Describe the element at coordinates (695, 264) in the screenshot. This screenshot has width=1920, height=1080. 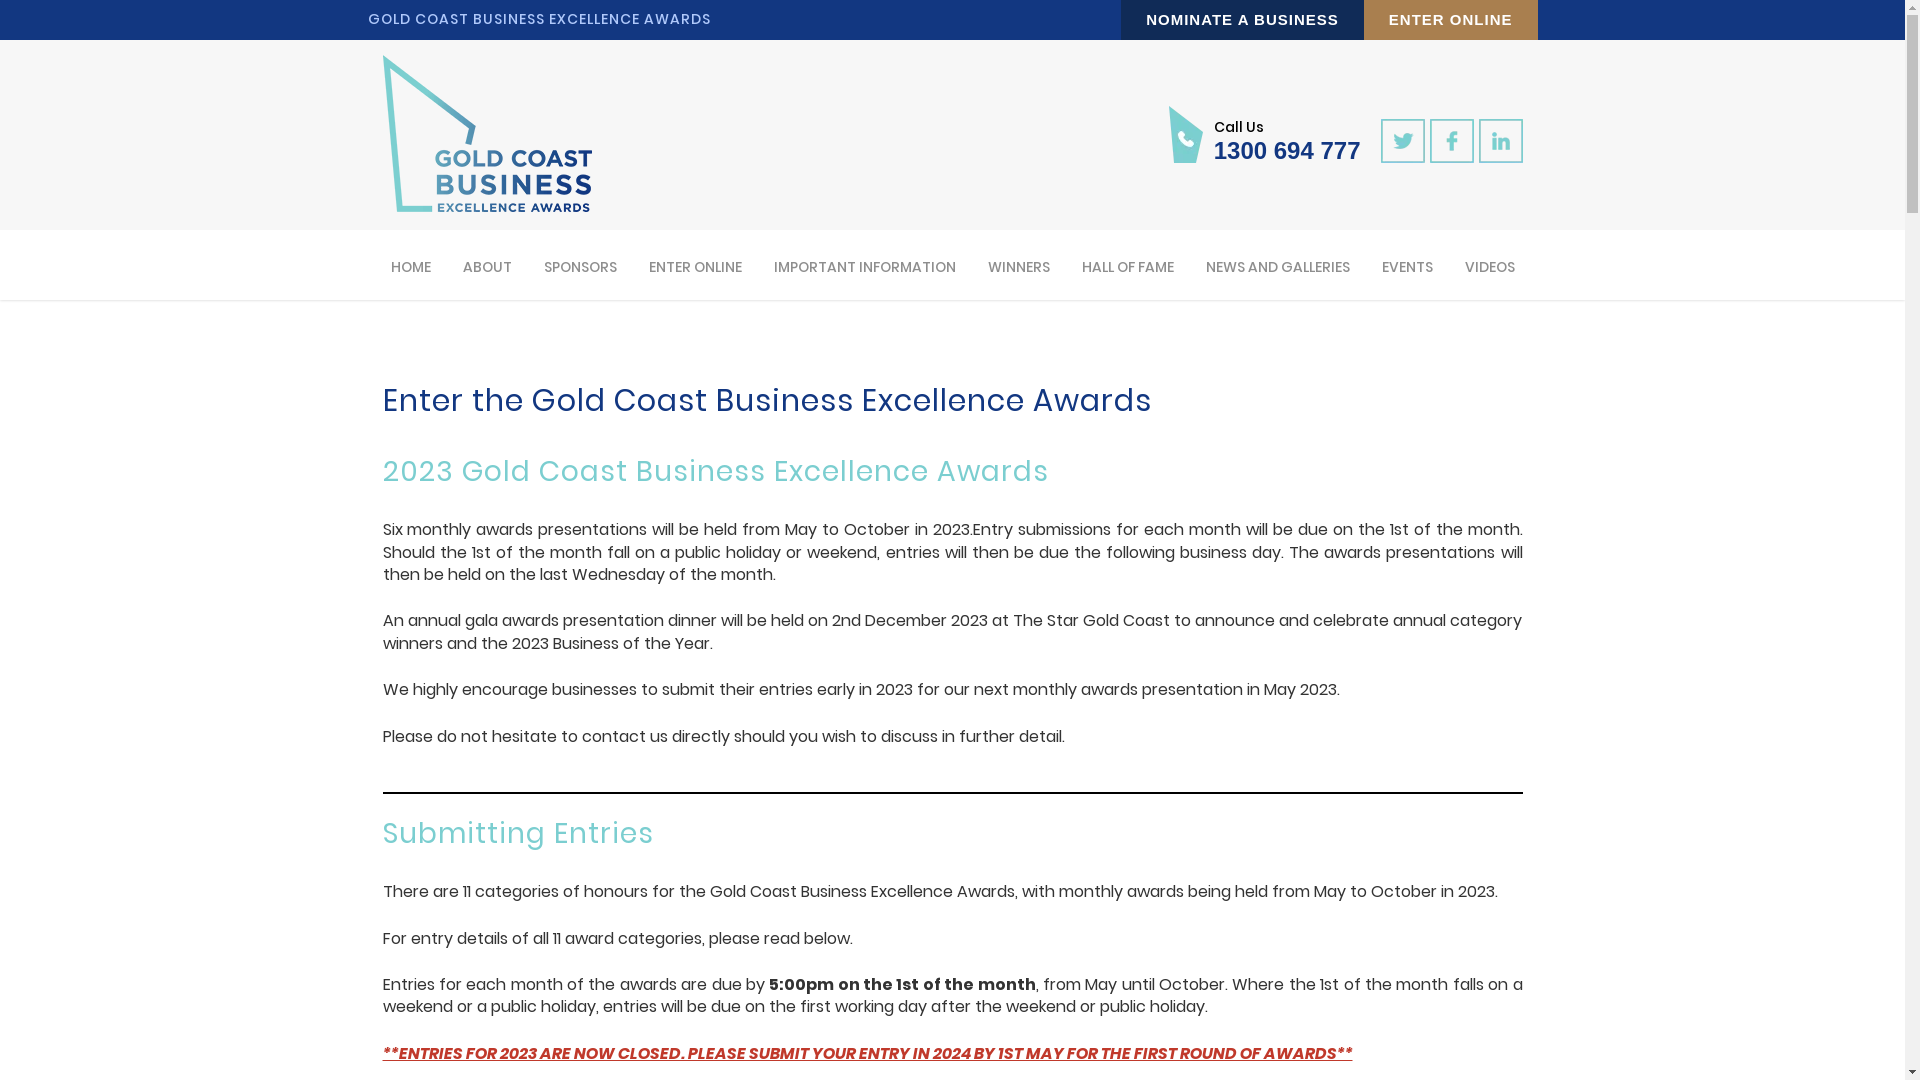
I see `'ENTER ONLINE'` at that location.